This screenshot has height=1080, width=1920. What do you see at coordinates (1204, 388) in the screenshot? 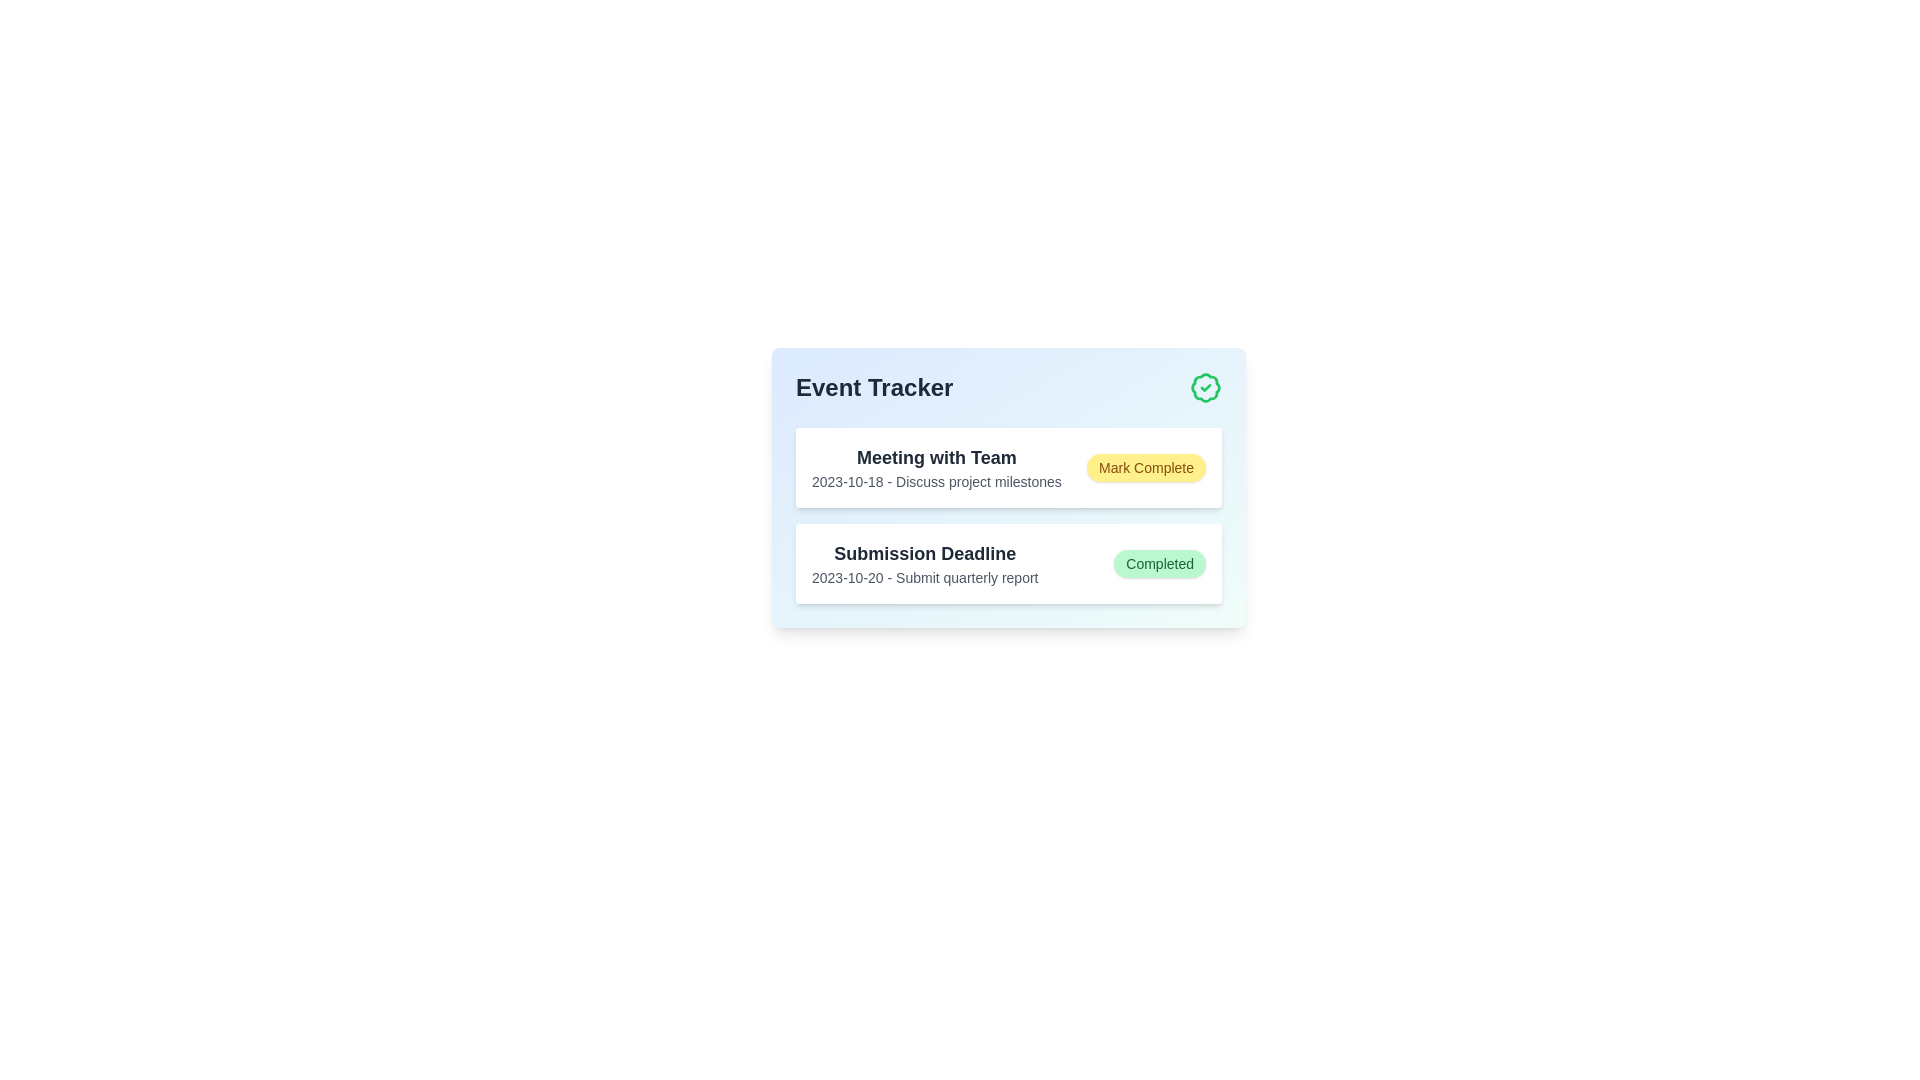
I see `the green checkmark badge icon located in the top-right corner of the 'Event Tracker' header` at bounding box center [1204, 388].